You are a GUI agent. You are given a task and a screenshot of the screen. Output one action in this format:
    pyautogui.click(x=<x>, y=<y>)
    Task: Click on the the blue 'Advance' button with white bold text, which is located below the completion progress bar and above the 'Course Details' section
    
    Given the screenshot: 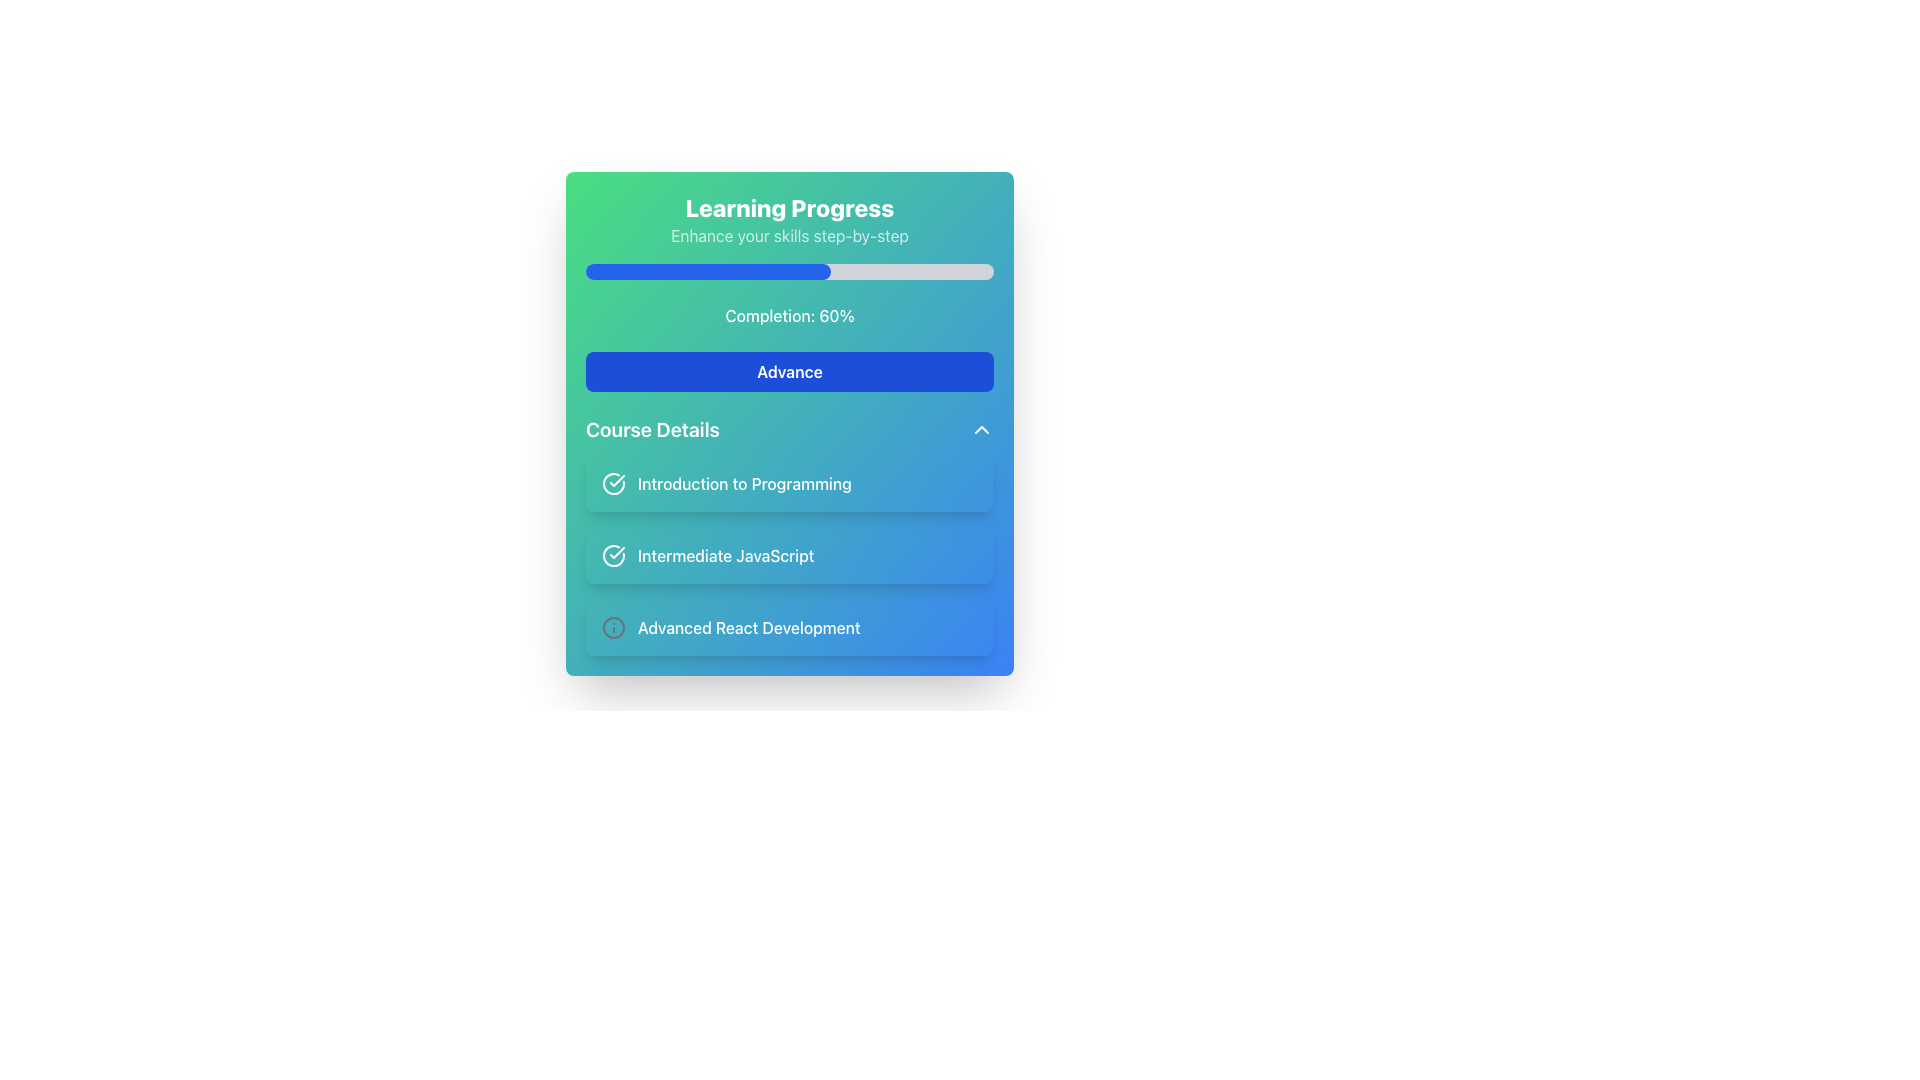 What is the action you would take?
    pyautogui.click(x=789, y=371)
    